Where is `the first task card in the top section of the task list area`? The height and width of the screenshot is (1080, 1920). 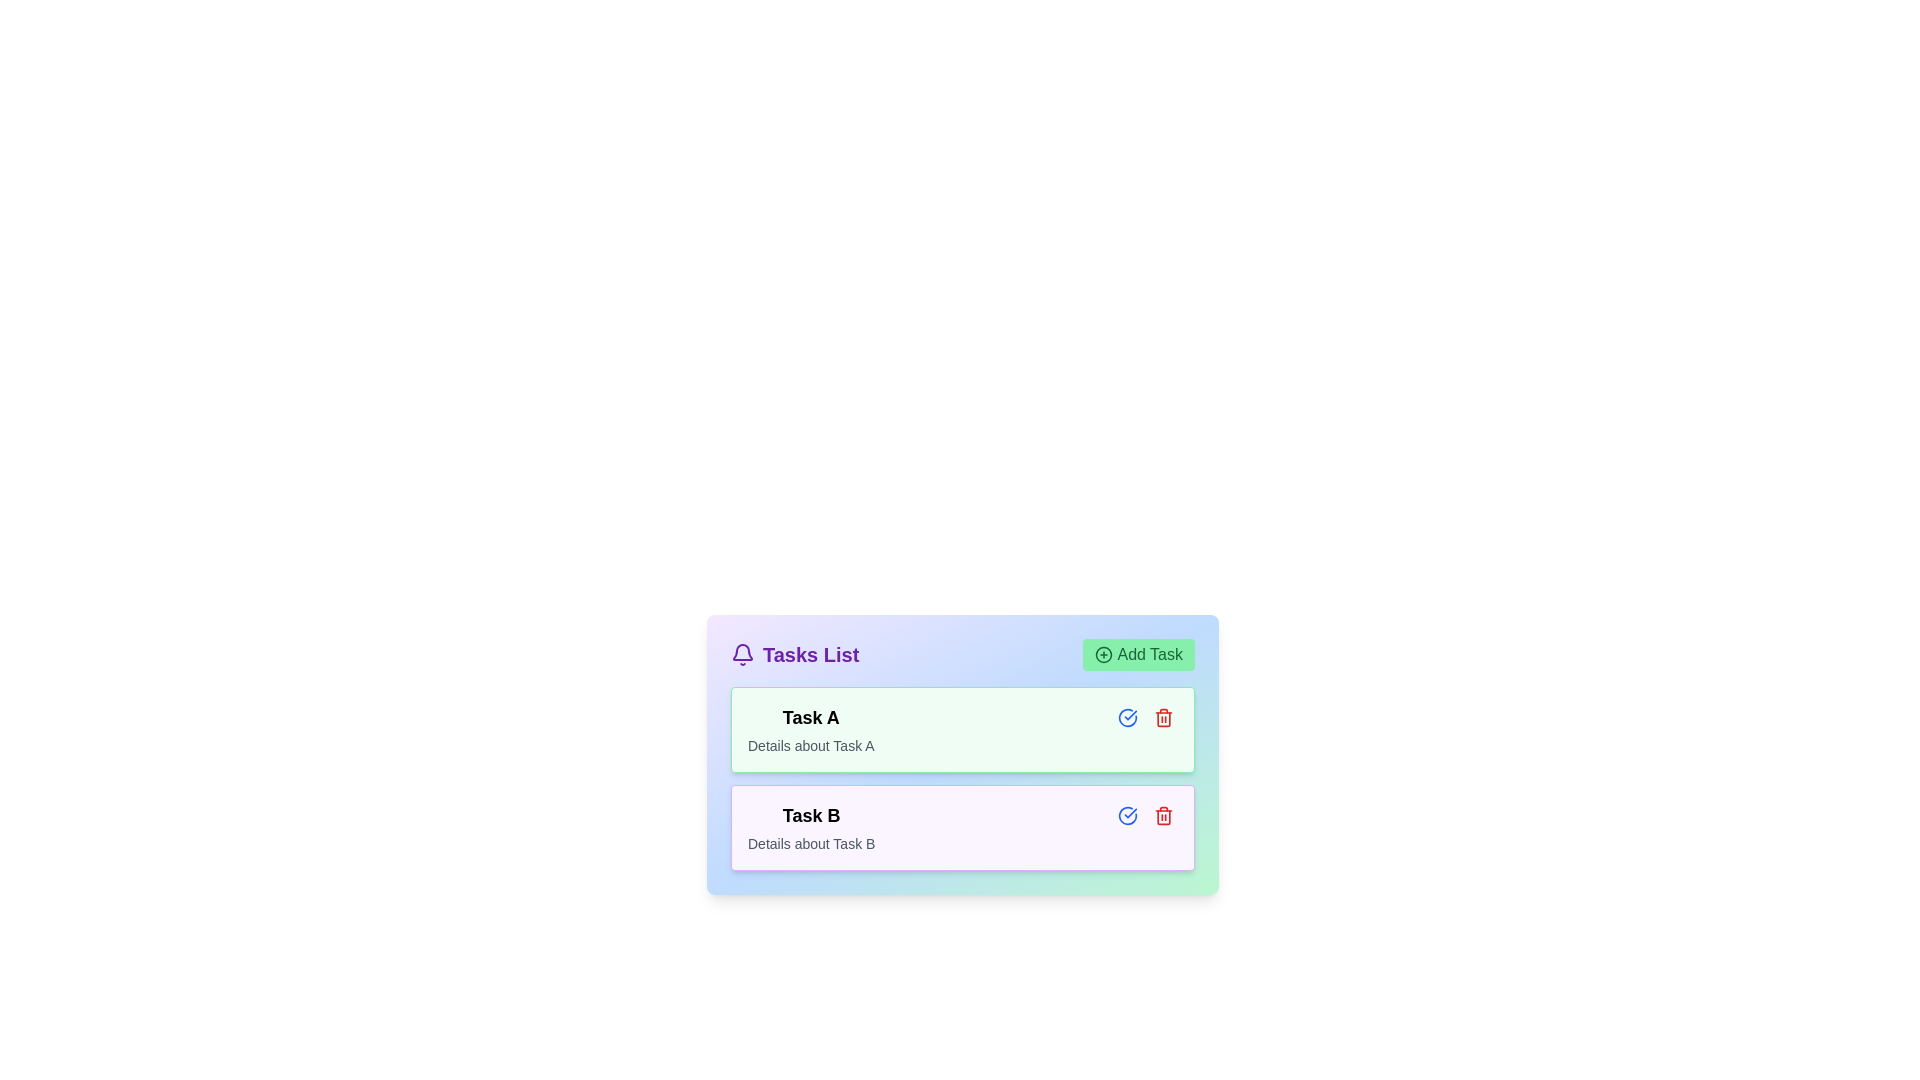
the first task card in the top section of the task list area is located at coordinates (811, 729).